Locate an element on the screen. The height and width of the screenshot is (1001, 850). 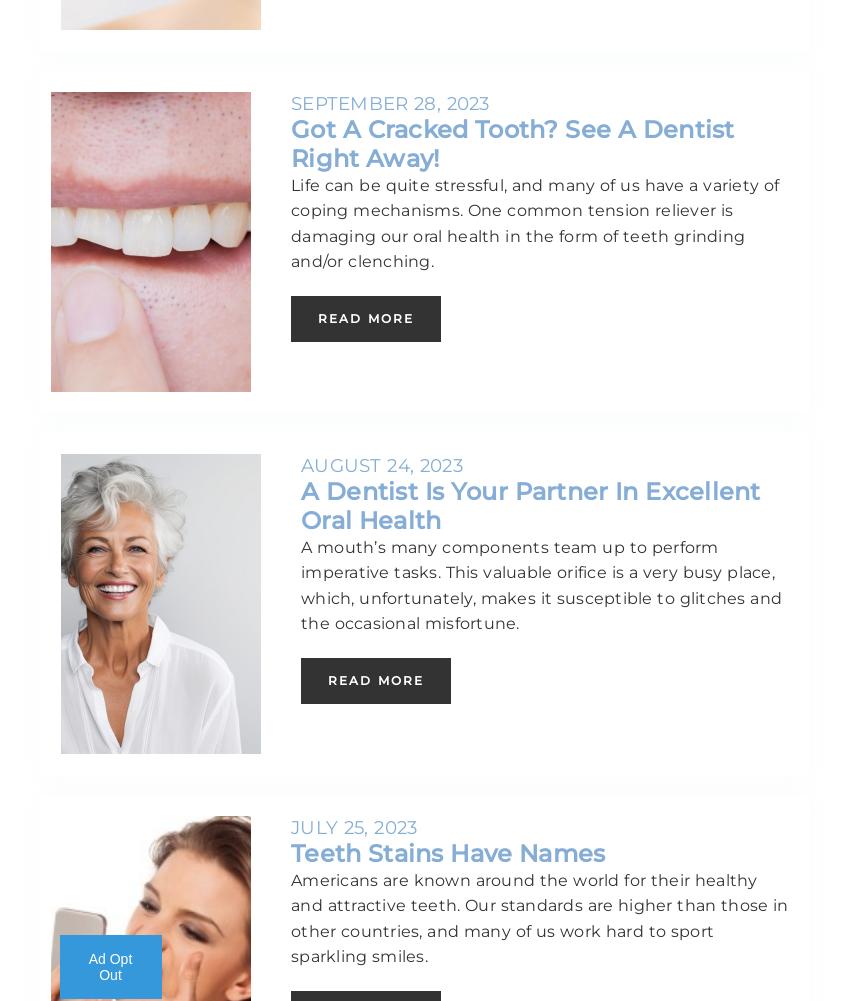
'A Dentist Is Your Partner In Excellent Oral Health' is located at coordinates (529, 504).